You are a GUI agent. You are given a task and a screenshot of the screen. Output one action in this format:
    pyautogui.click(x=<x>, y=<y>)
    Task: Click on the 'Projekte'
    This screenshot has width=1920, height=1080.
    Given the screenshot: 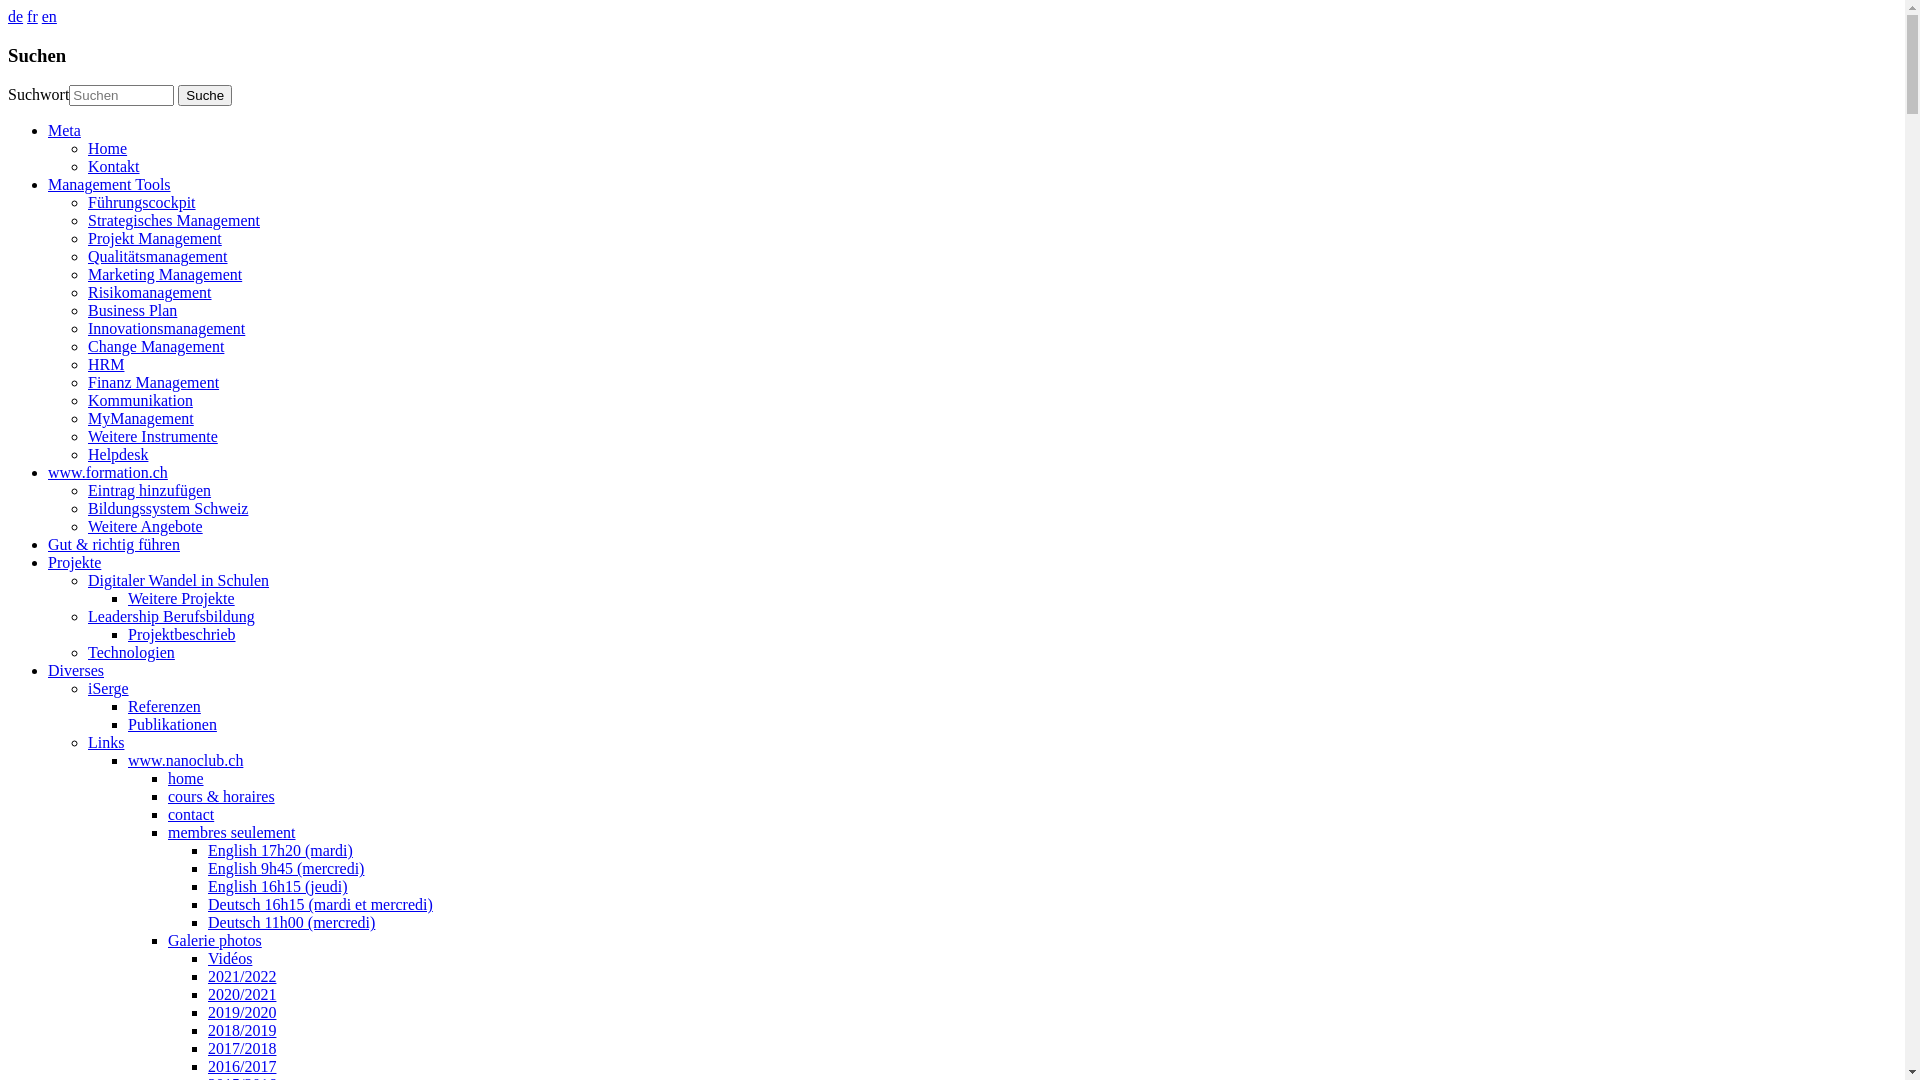 What is the action you would take?
    pyautogui.click(x=74, y=562)
    